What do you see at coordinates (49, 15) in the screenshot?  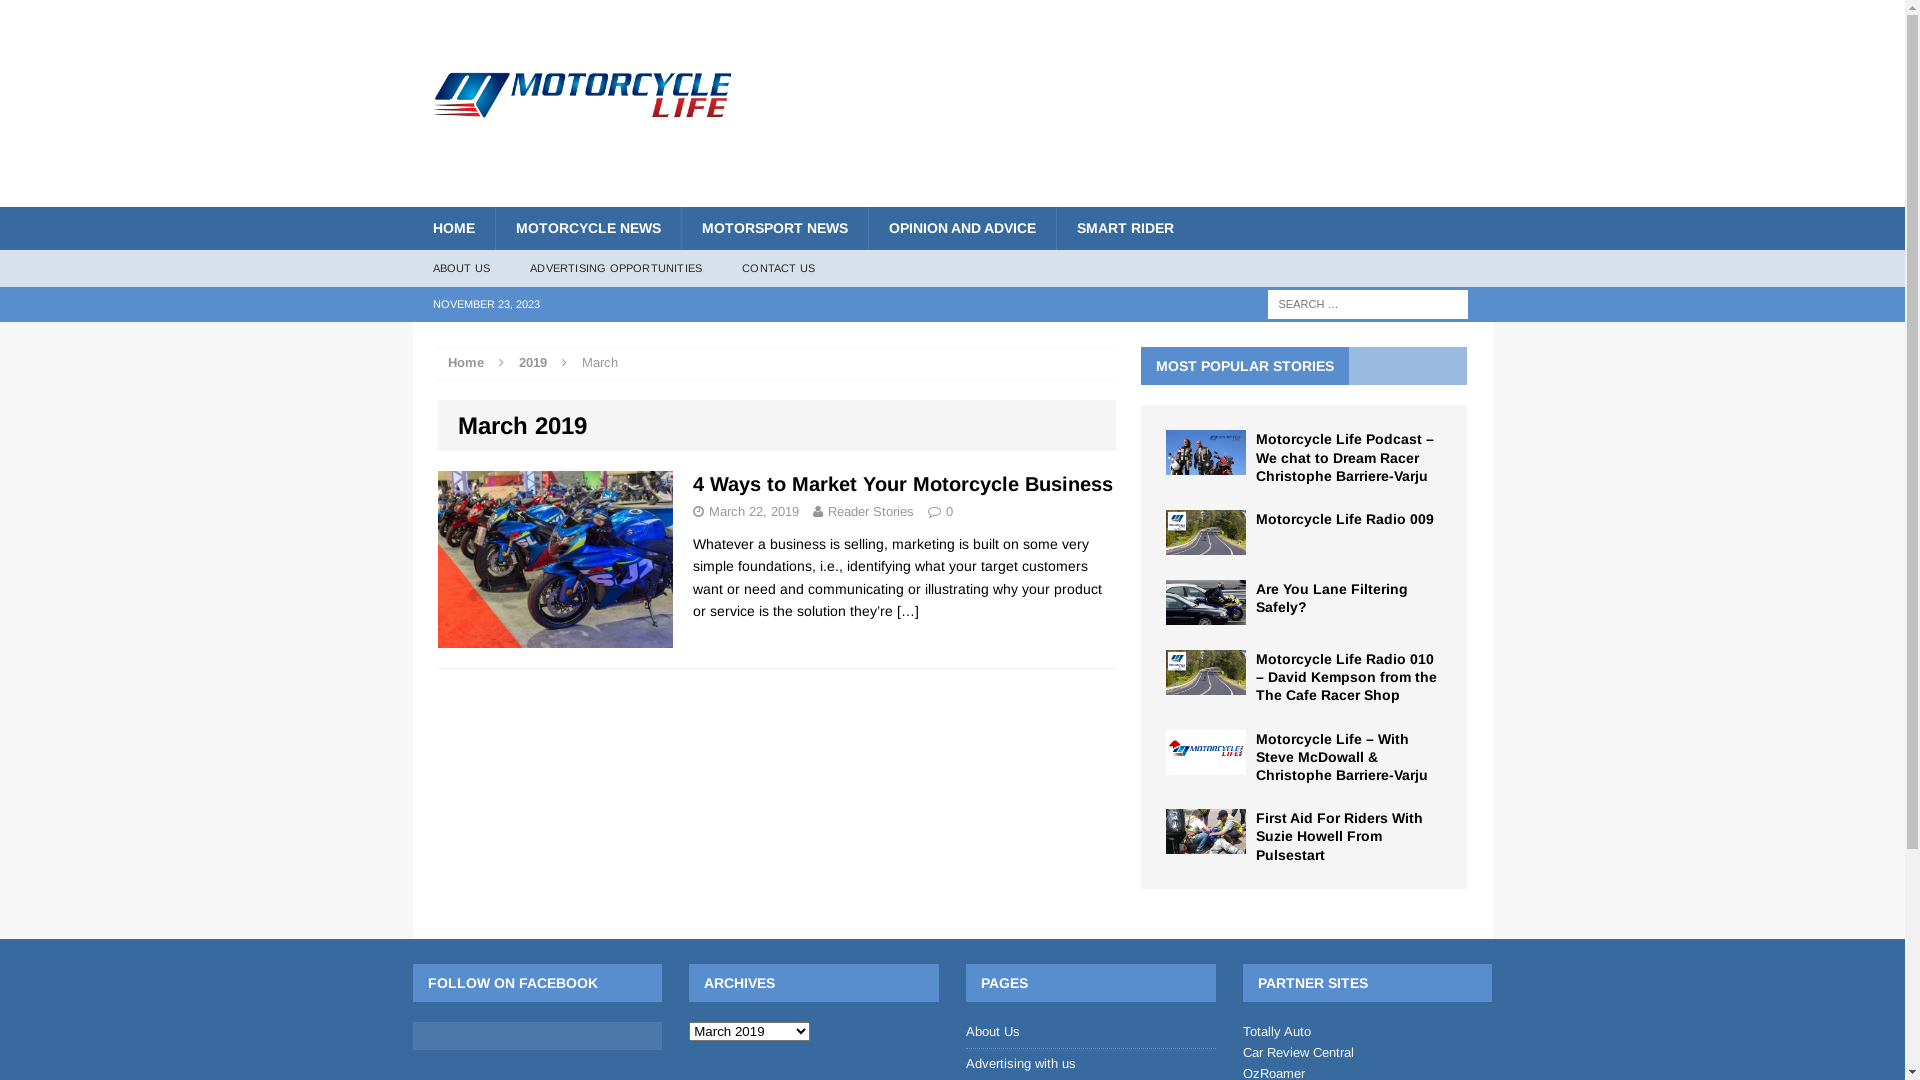 I see `'Search'` at bounding box center [49, 15].